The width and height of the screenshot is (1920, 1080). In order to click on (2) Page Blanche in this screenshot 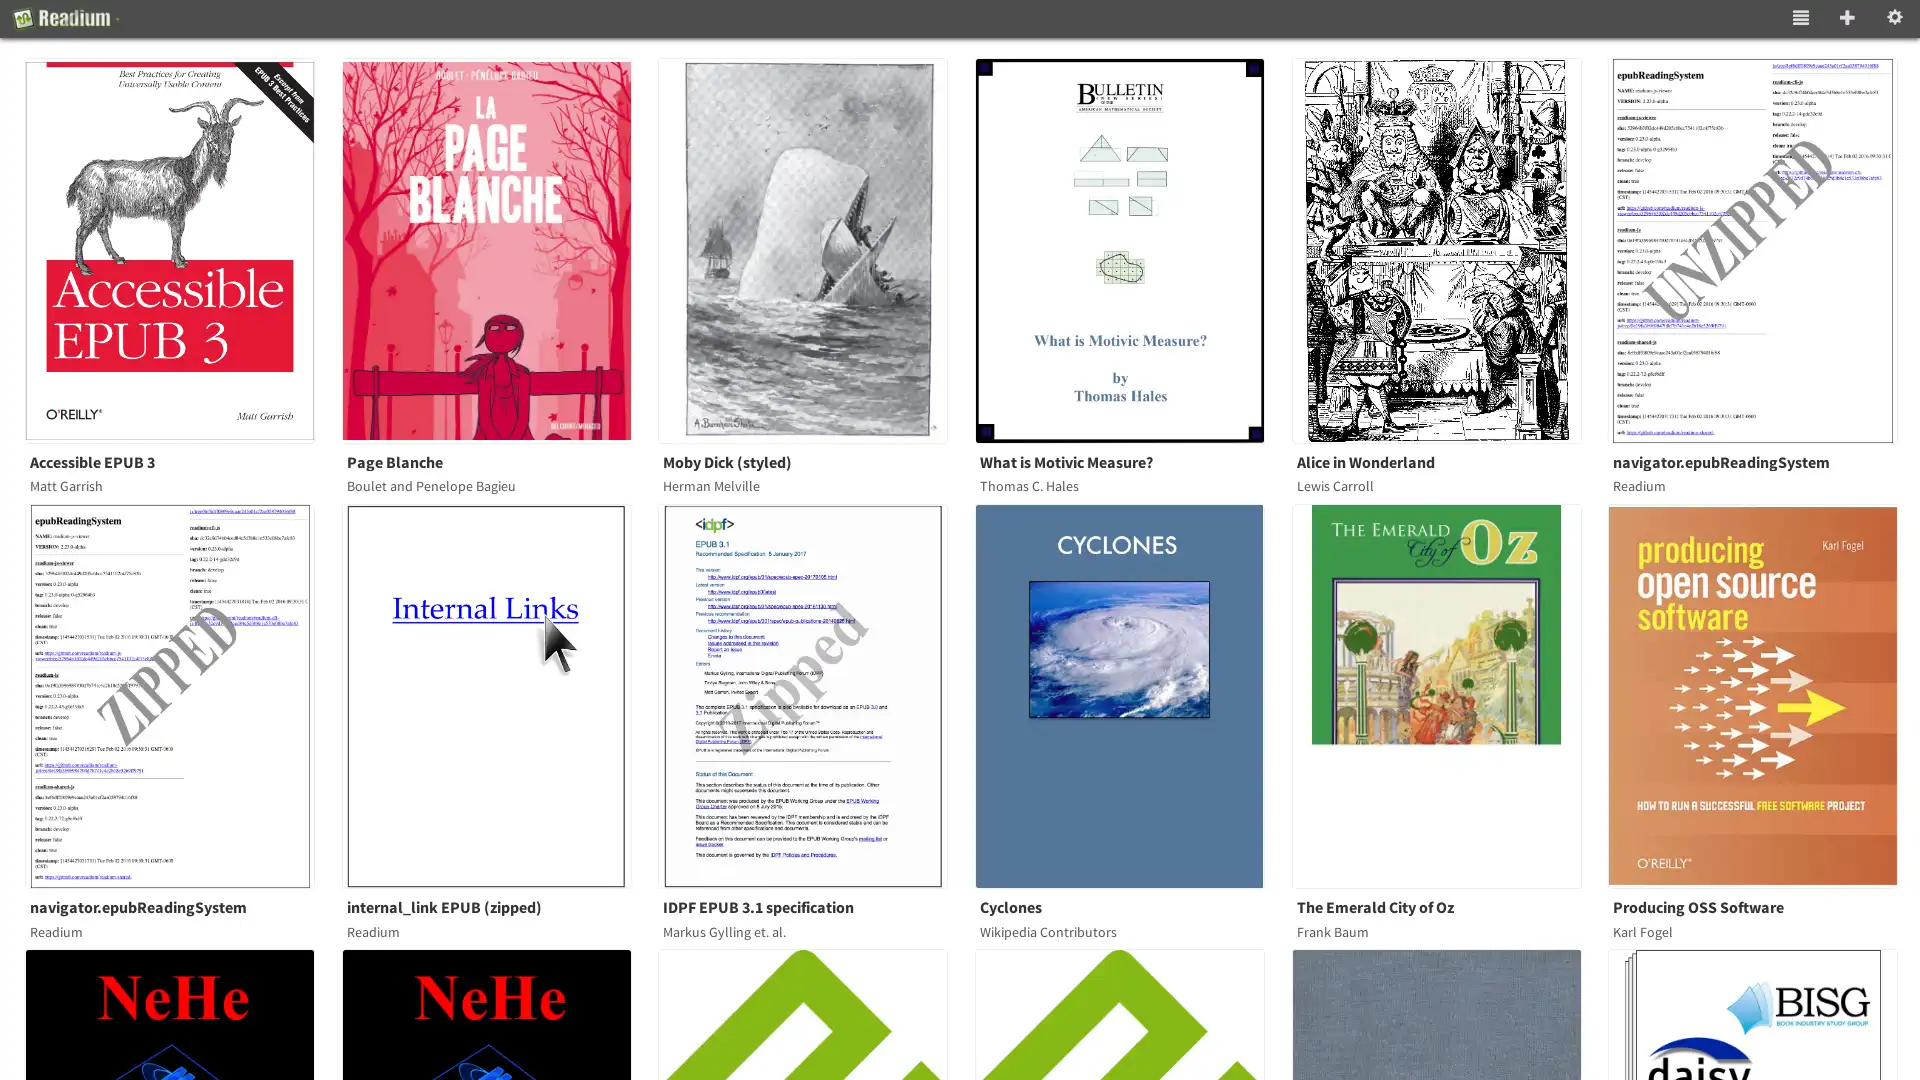, I will do `click(498, 249)`.